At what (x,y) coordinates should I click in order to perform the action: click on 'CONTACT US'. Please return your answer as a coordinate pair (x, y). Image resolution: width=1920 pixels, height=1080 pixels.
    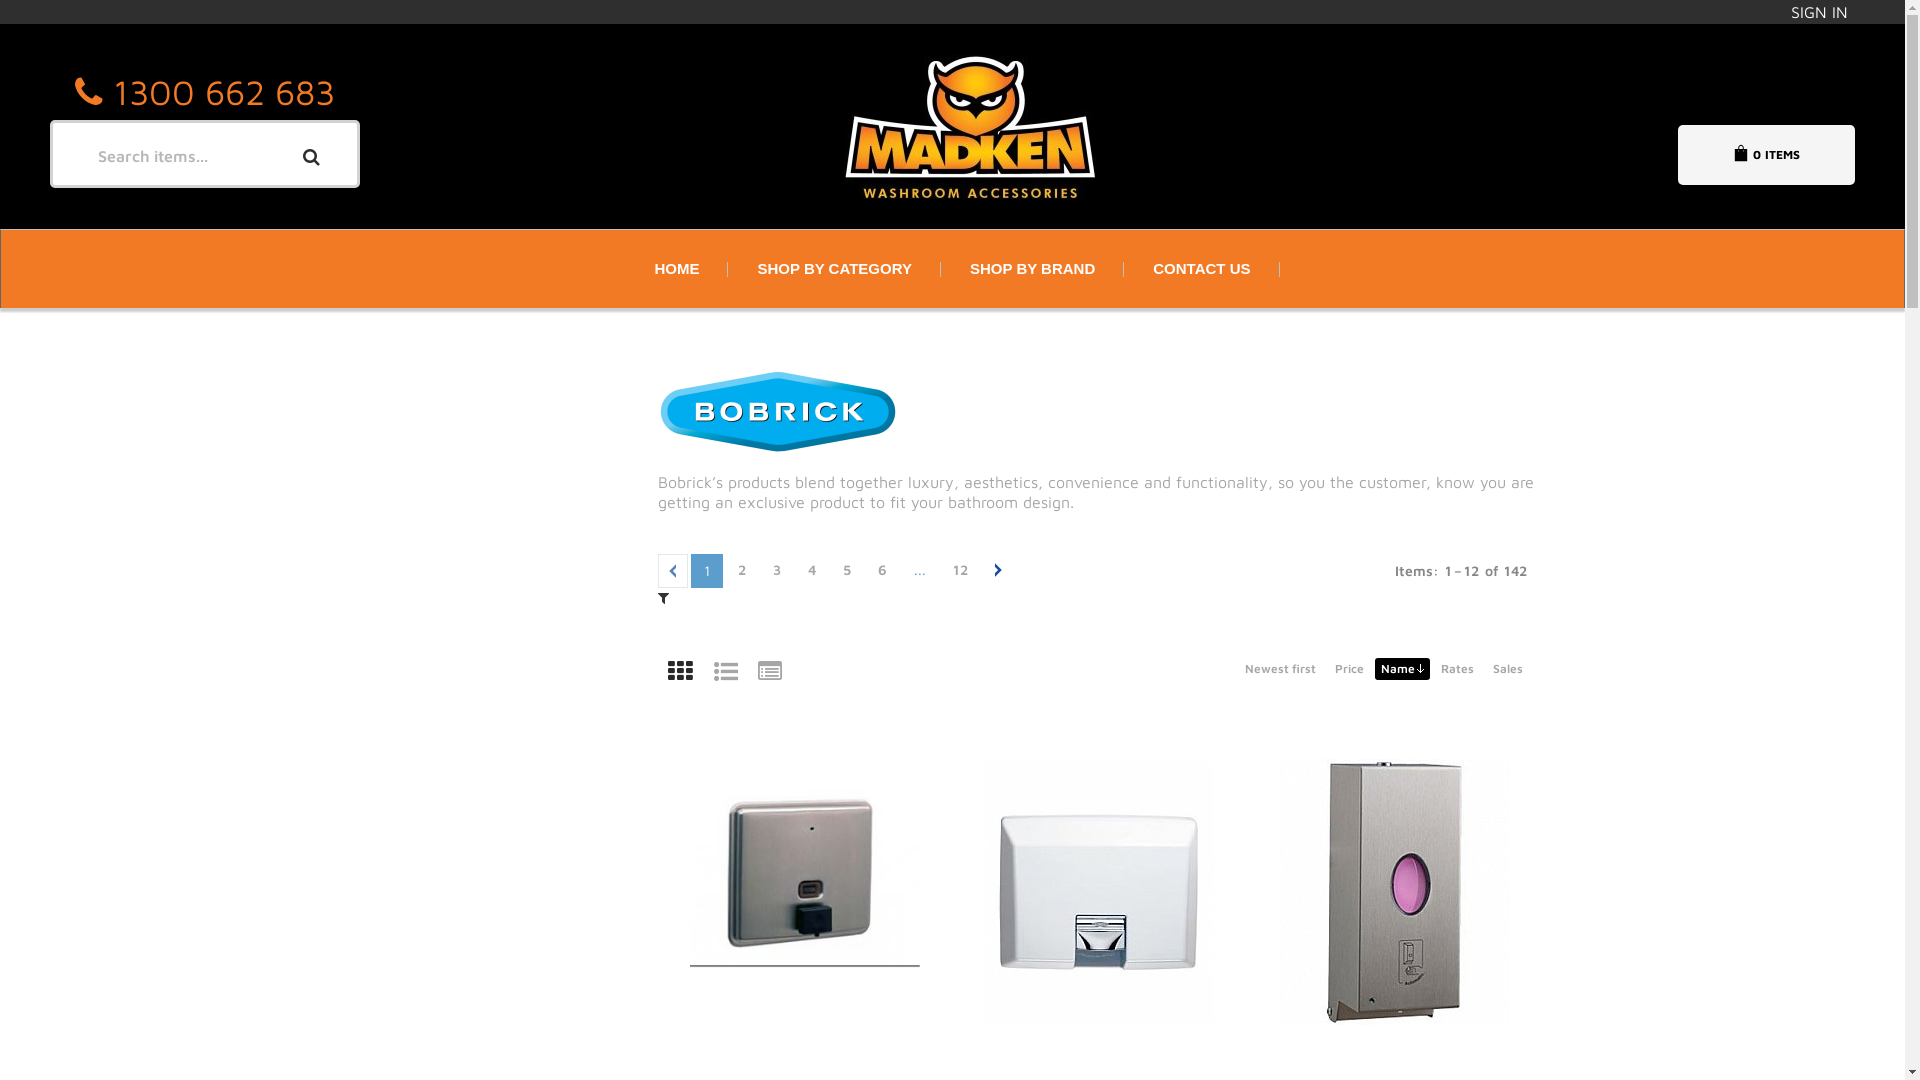
    Looking at the image, I should click on (1123, 268).